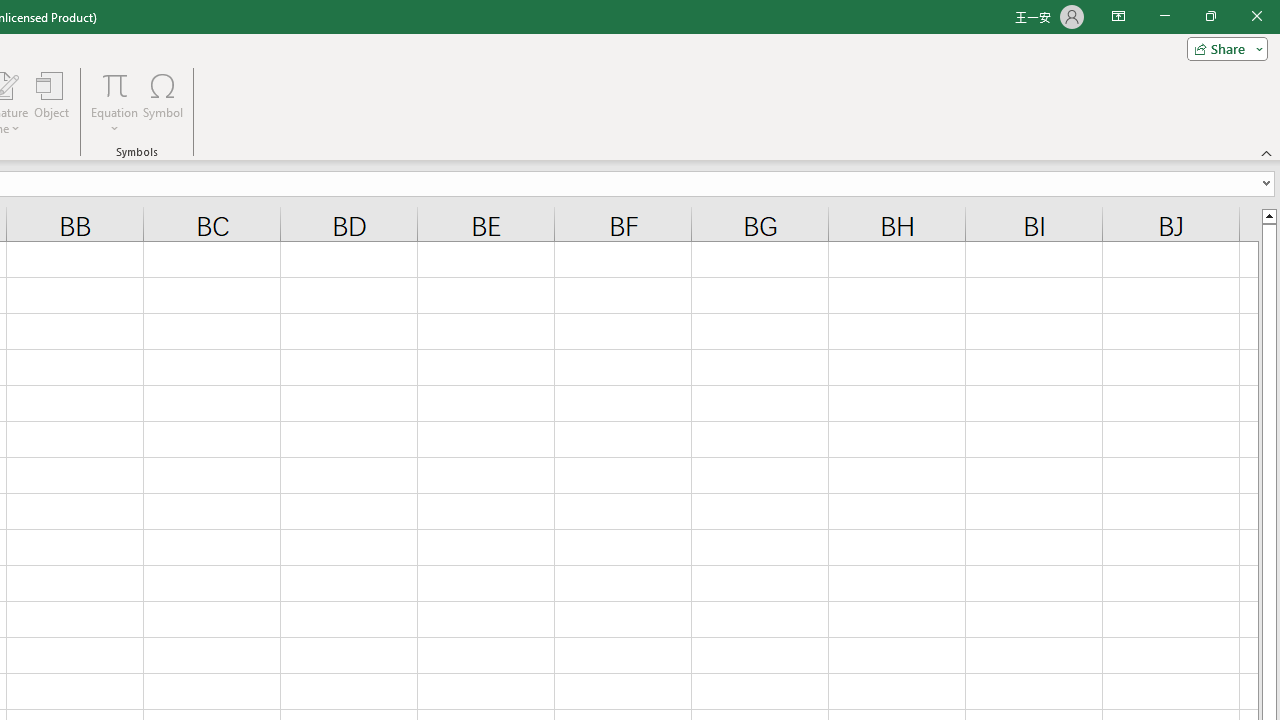 The width and height of the screenshot is (1280, 720). I want to click on 'Ribbon Display Options', so click(1117, 16).